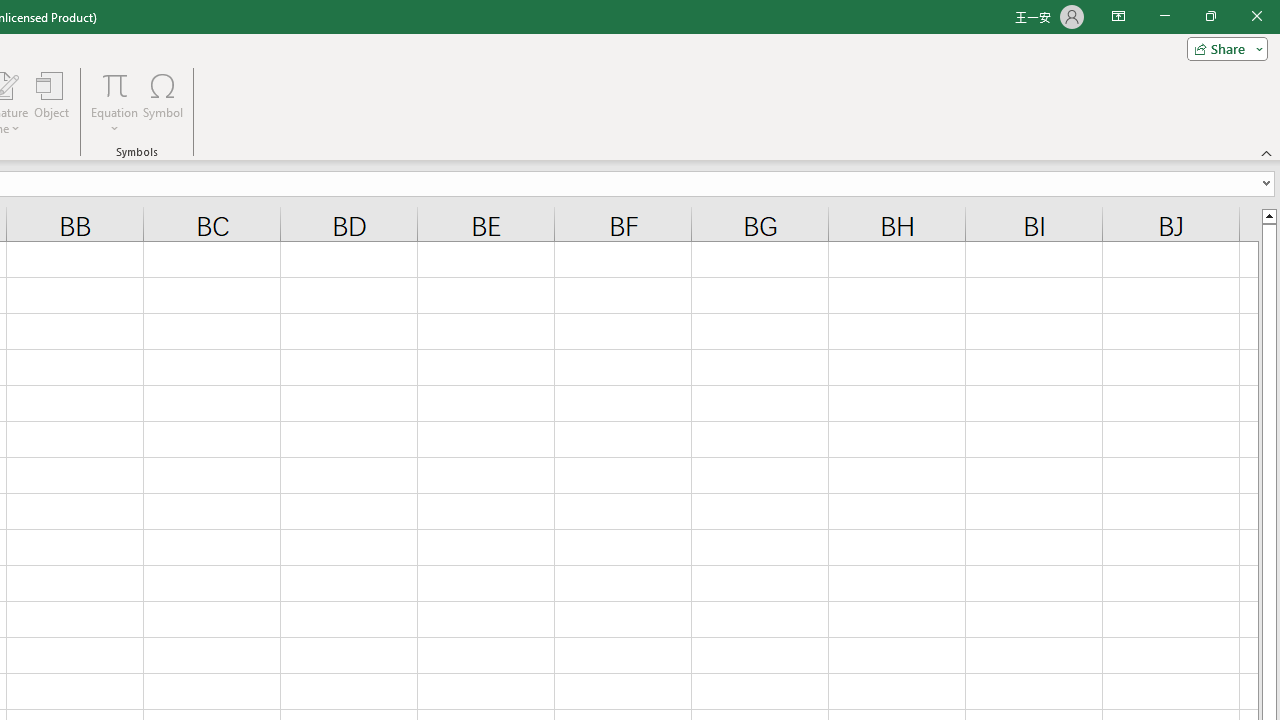 The width and height of the screenshot is (1280, 720). I want to click on 'Ribbon Display Options', so click(1117, 16).